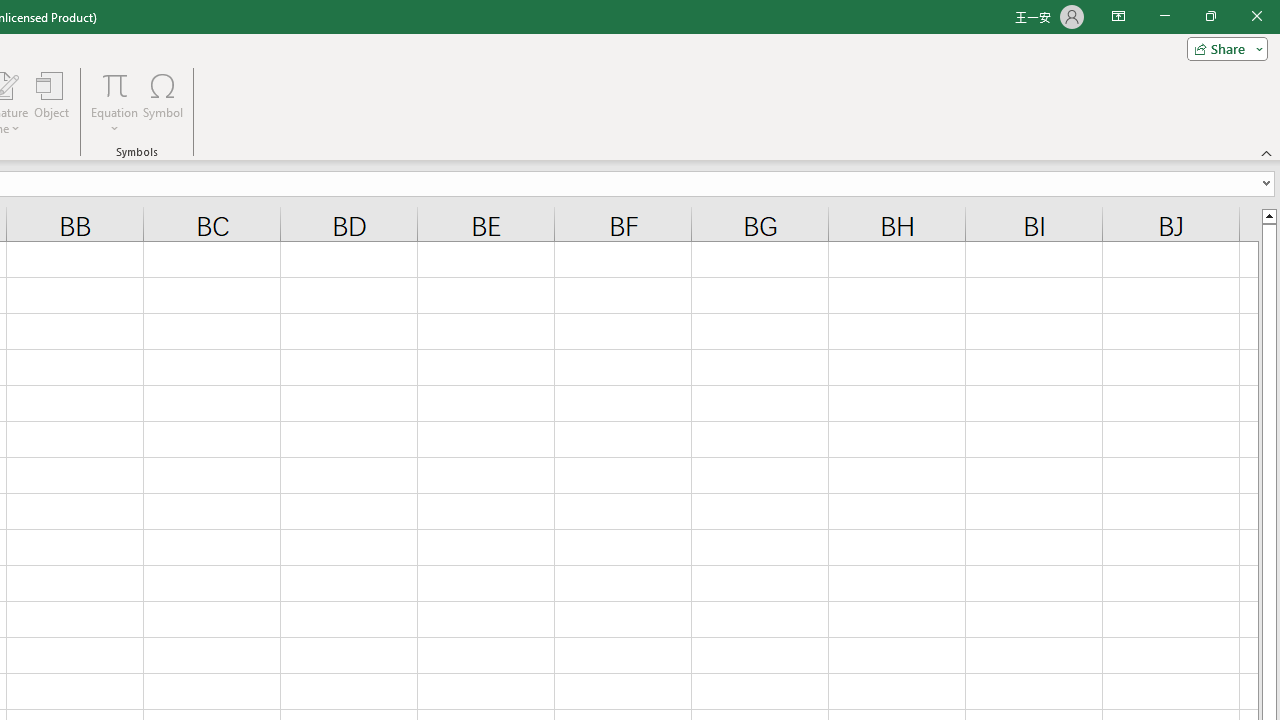 The width and height of the screenshot is (1280, 720). I want to click on 'Ribbon Display Options', so click(1117, 16).